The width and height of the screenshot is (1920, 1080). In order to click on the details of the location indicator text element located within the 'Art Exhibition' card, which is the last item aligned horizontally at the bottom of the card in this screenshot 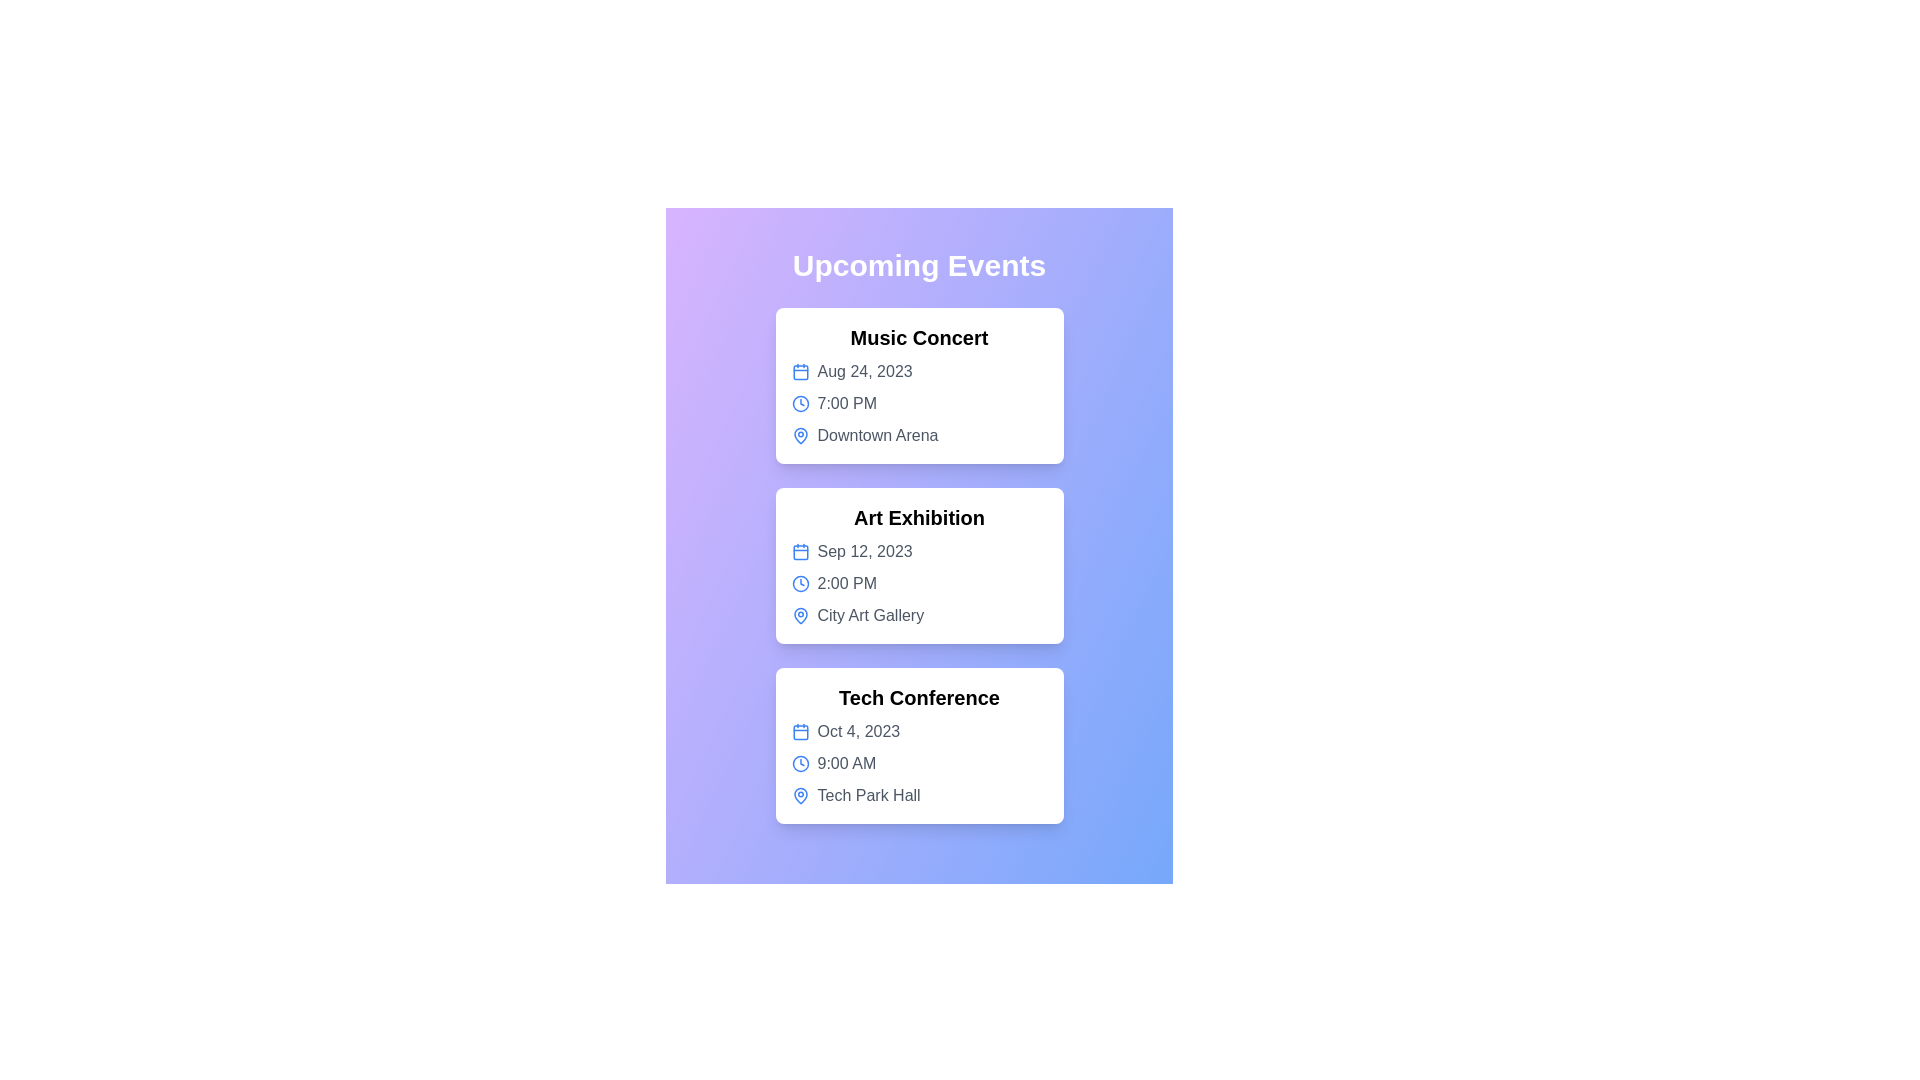, I will do `click(918, 615)`.